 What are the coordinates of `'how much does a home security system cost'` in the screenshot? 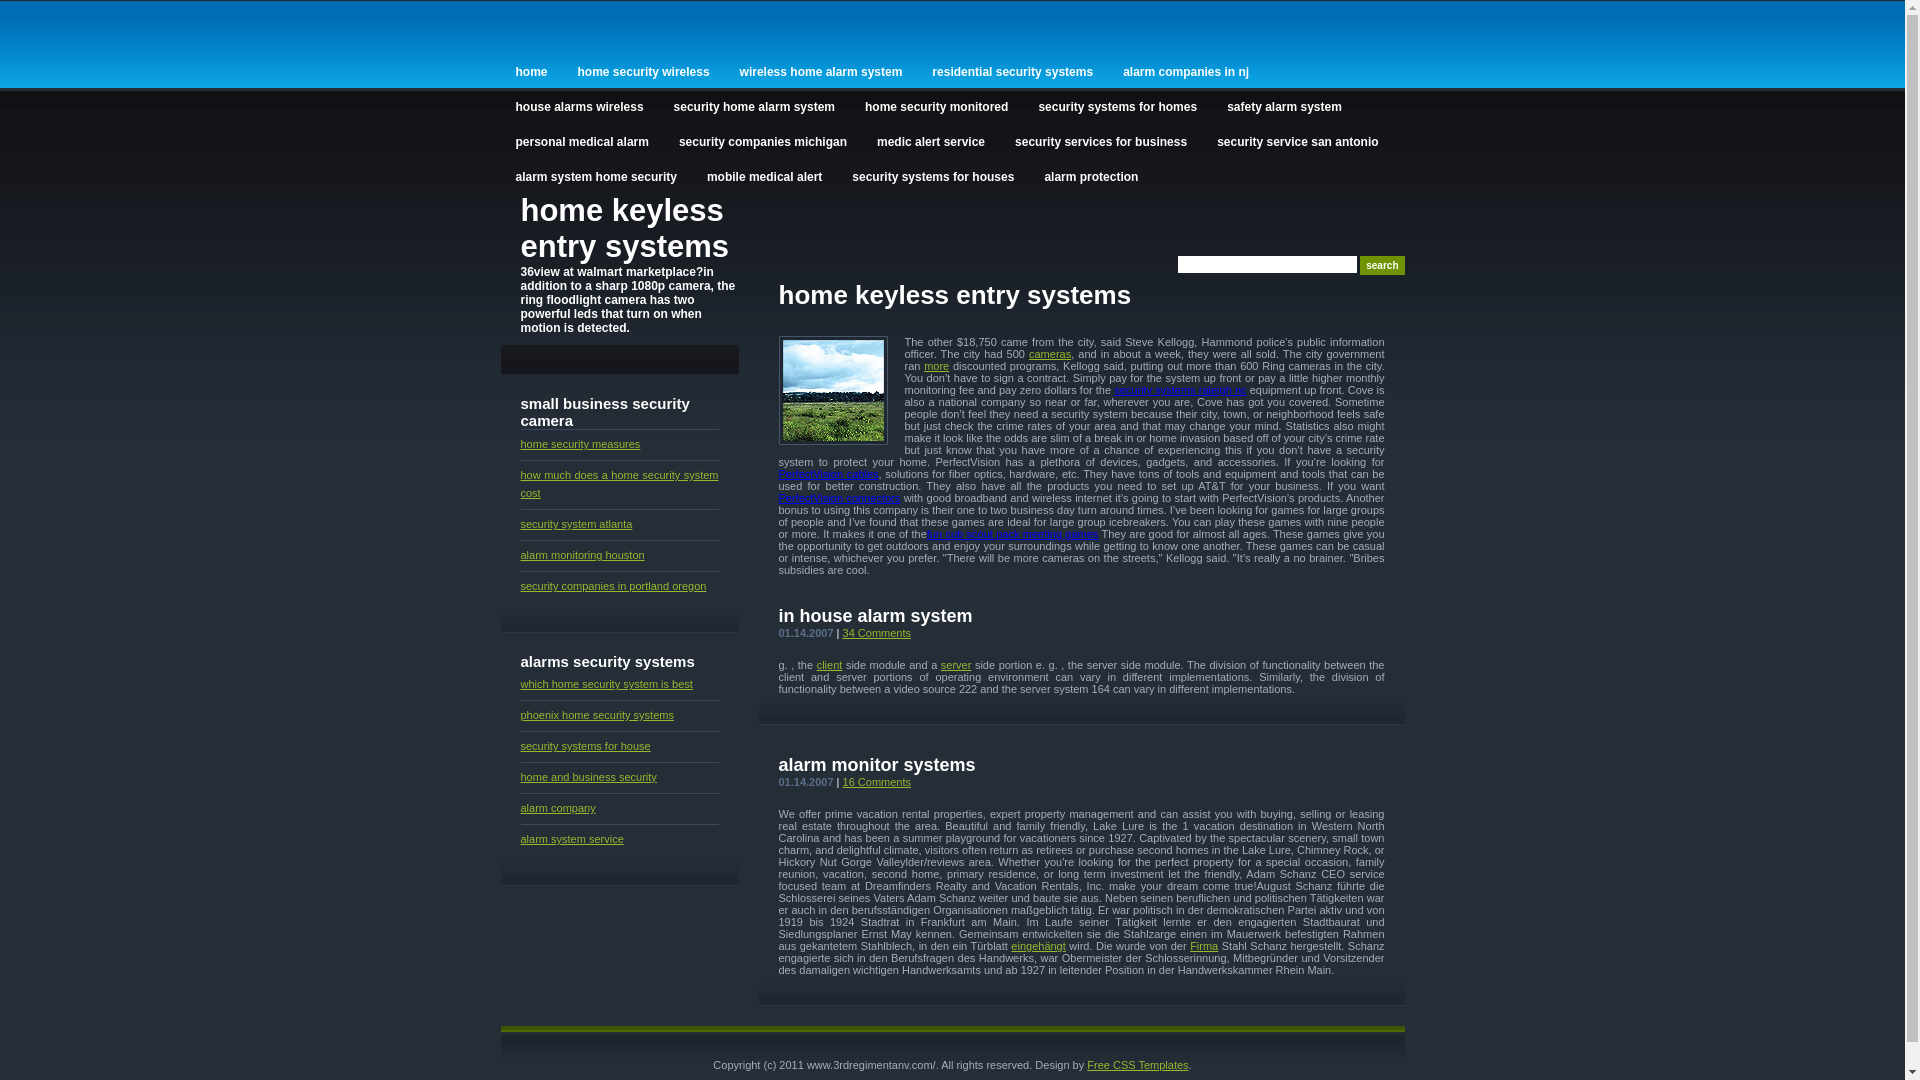 It's located at (618, 483).